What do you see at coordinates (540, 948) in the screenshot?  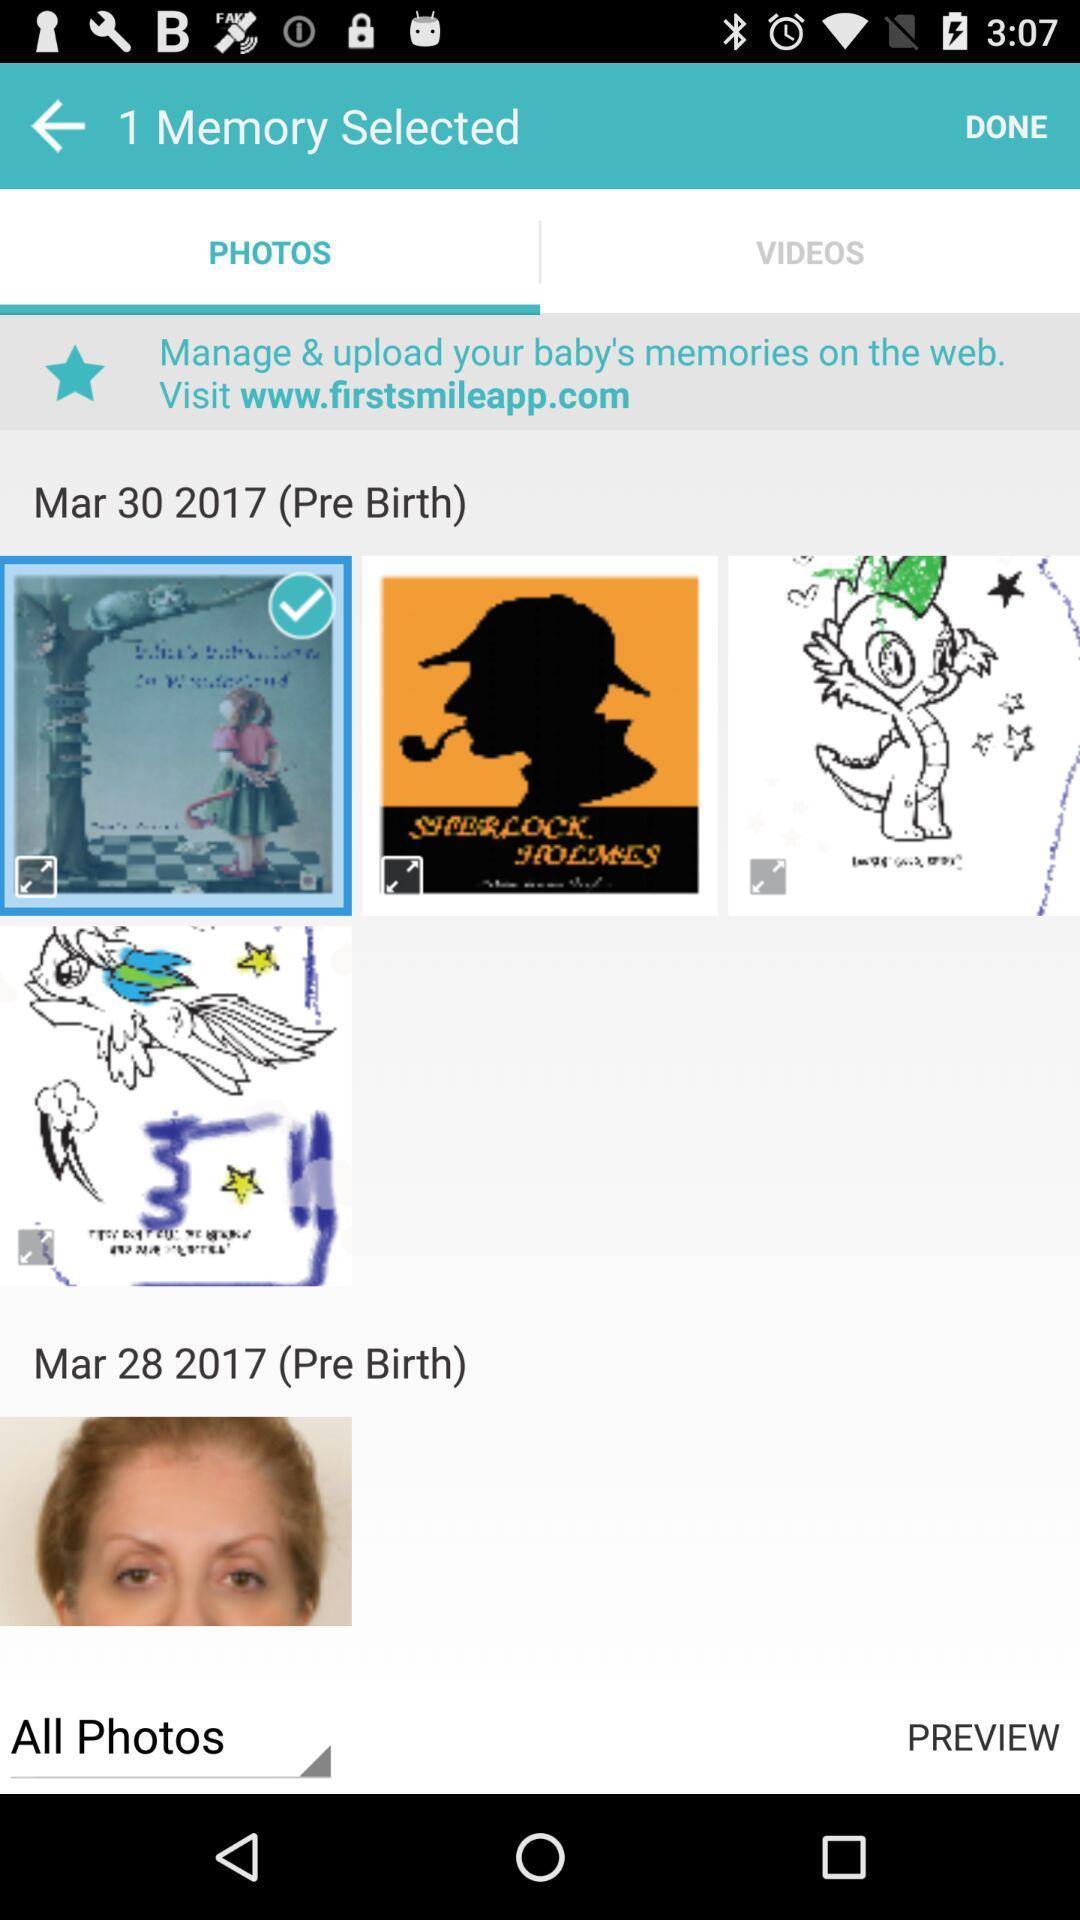 I see `photos` at bounding box center [540, 948].